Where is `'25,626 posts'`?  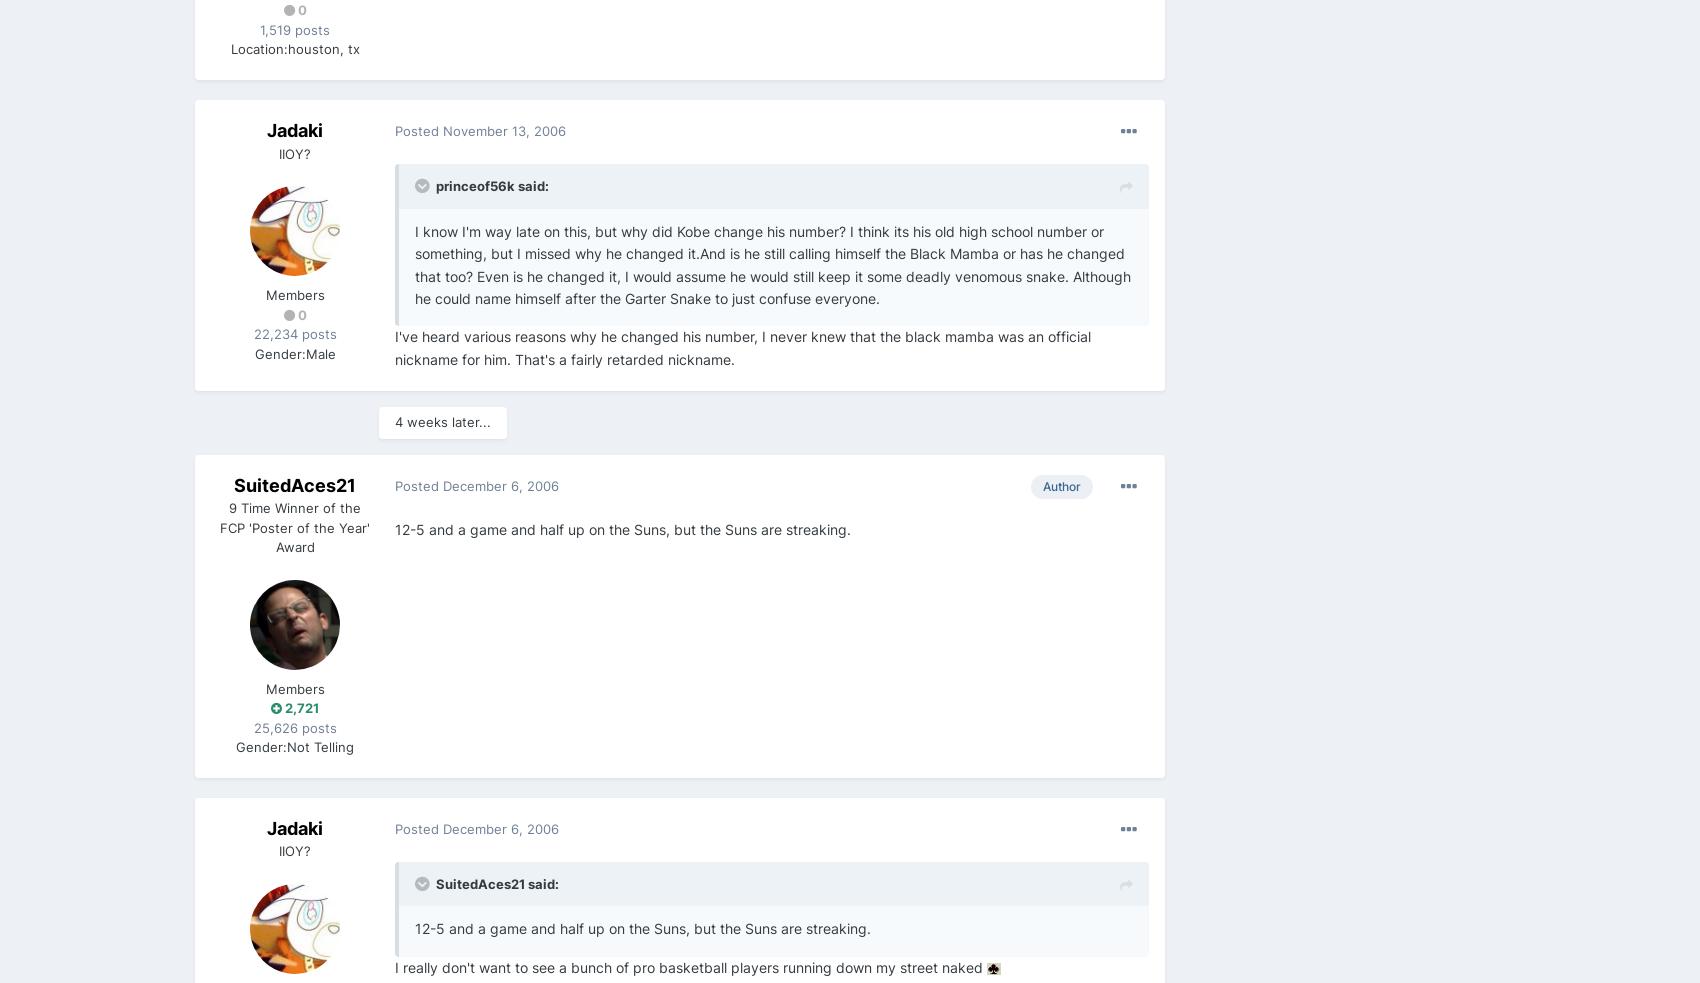 '25,626 posts' is located at coordinates (252, 726).